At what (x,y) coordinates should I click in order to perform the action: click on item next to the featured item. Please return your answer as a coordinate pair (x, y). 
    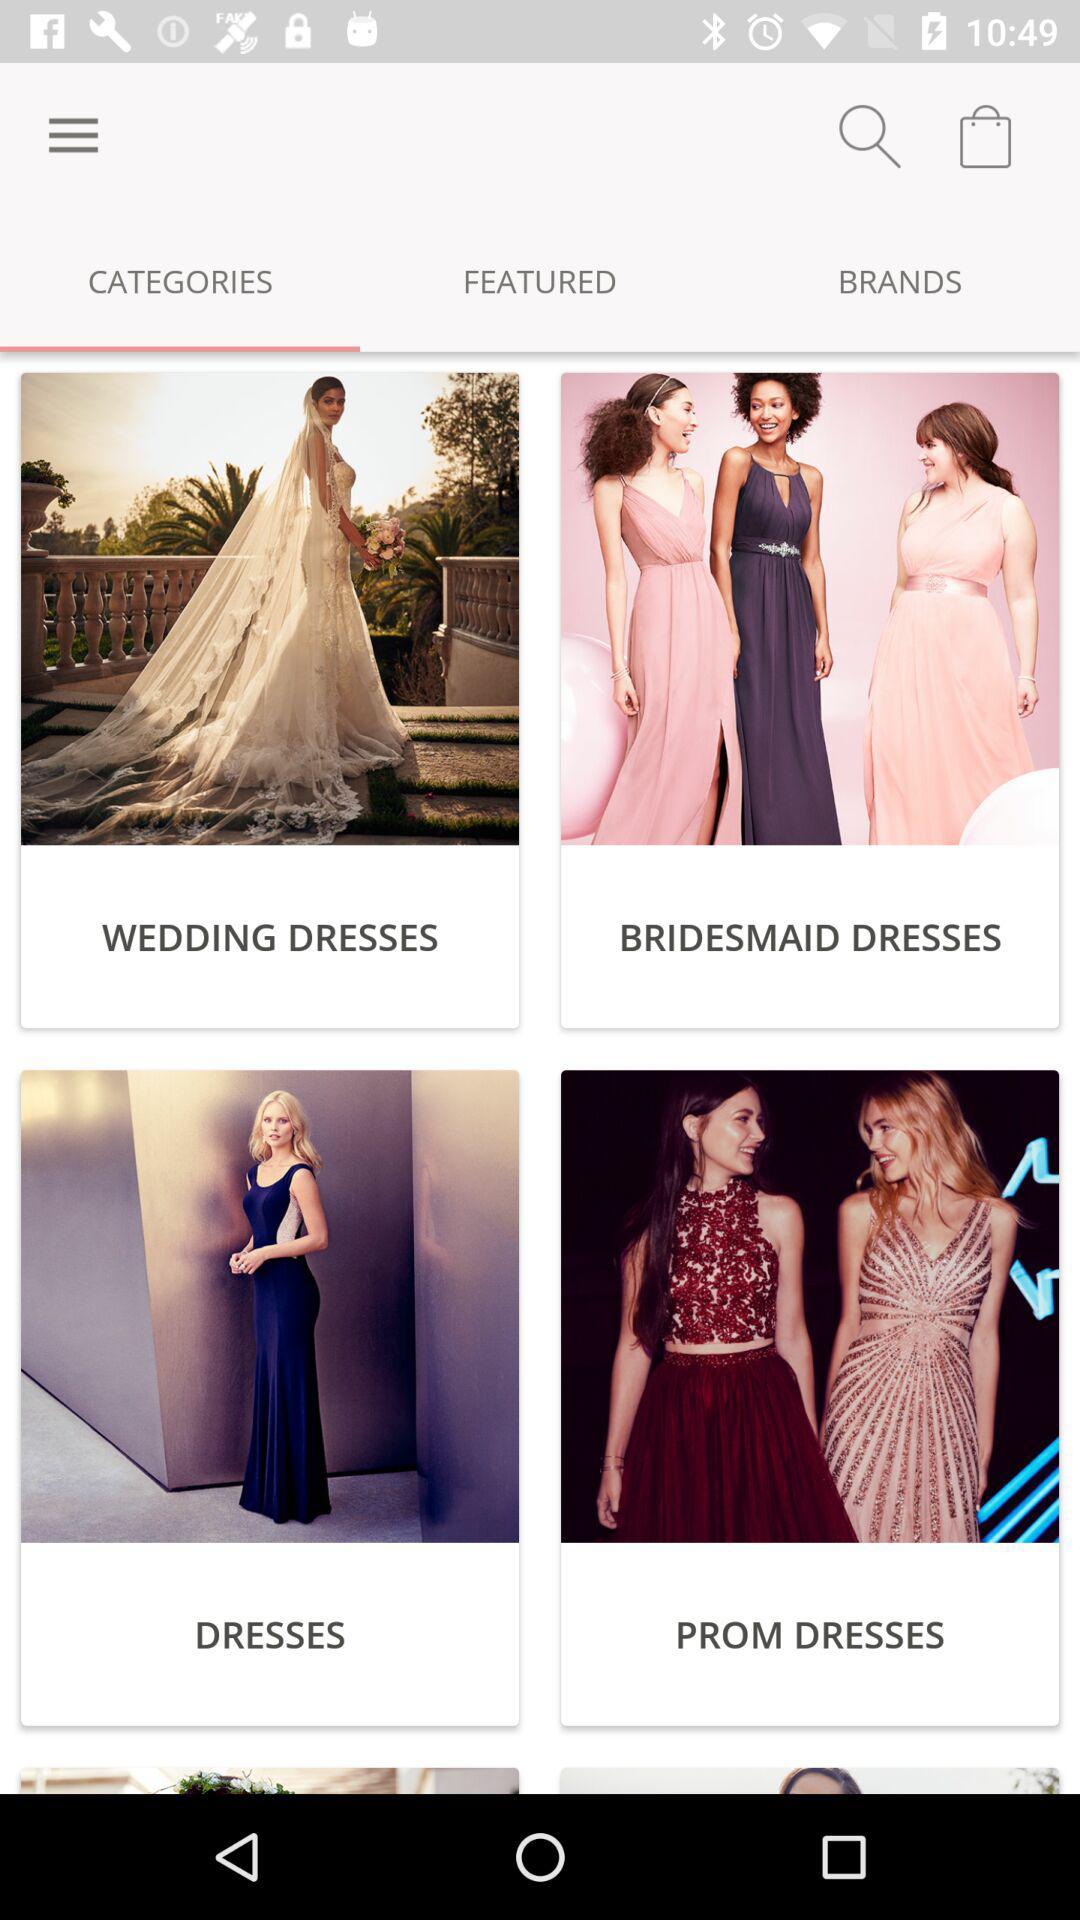
    Looking at the image, I should click on (180, 279).